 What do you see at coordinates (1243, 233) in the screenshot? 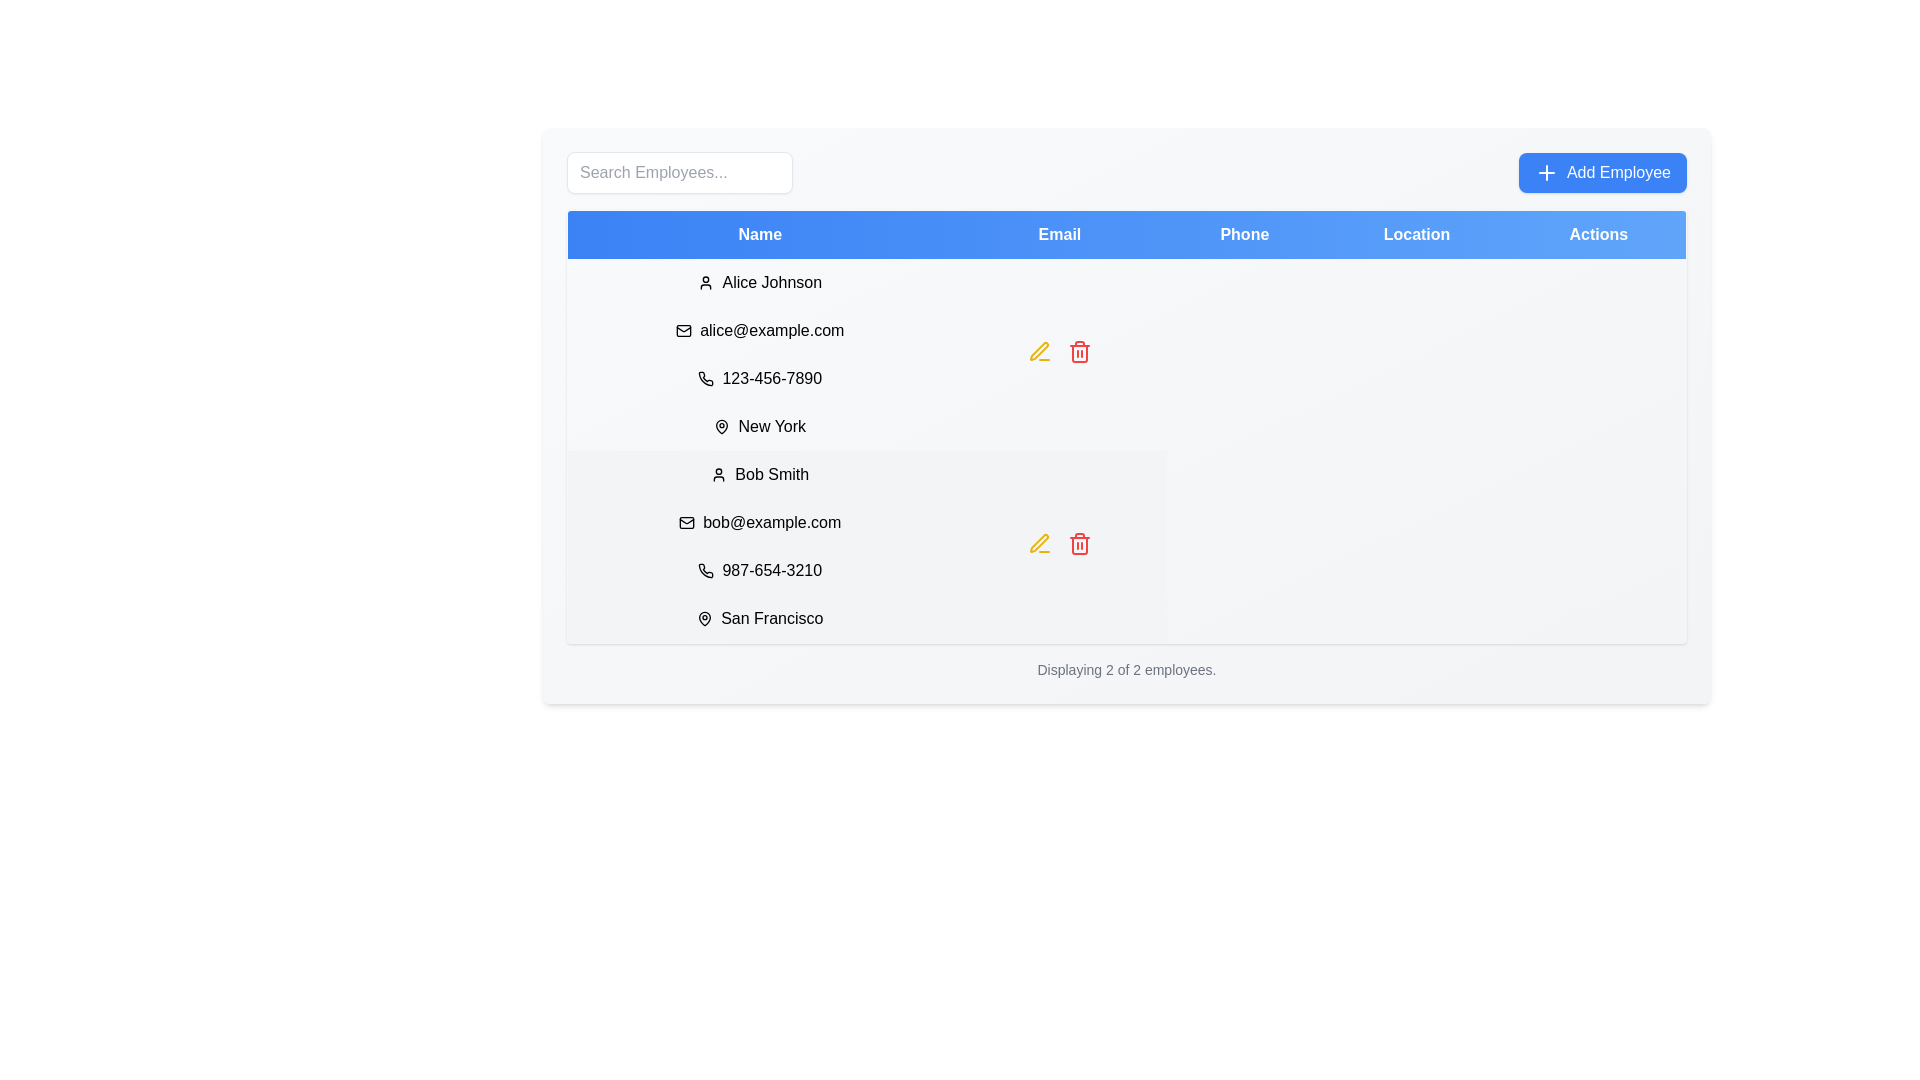
I see `the text label displaying 'Phone', which is styled with white text on a blue background and is the third element in a horizontal list of labels` at bounding box center [1243, 233].